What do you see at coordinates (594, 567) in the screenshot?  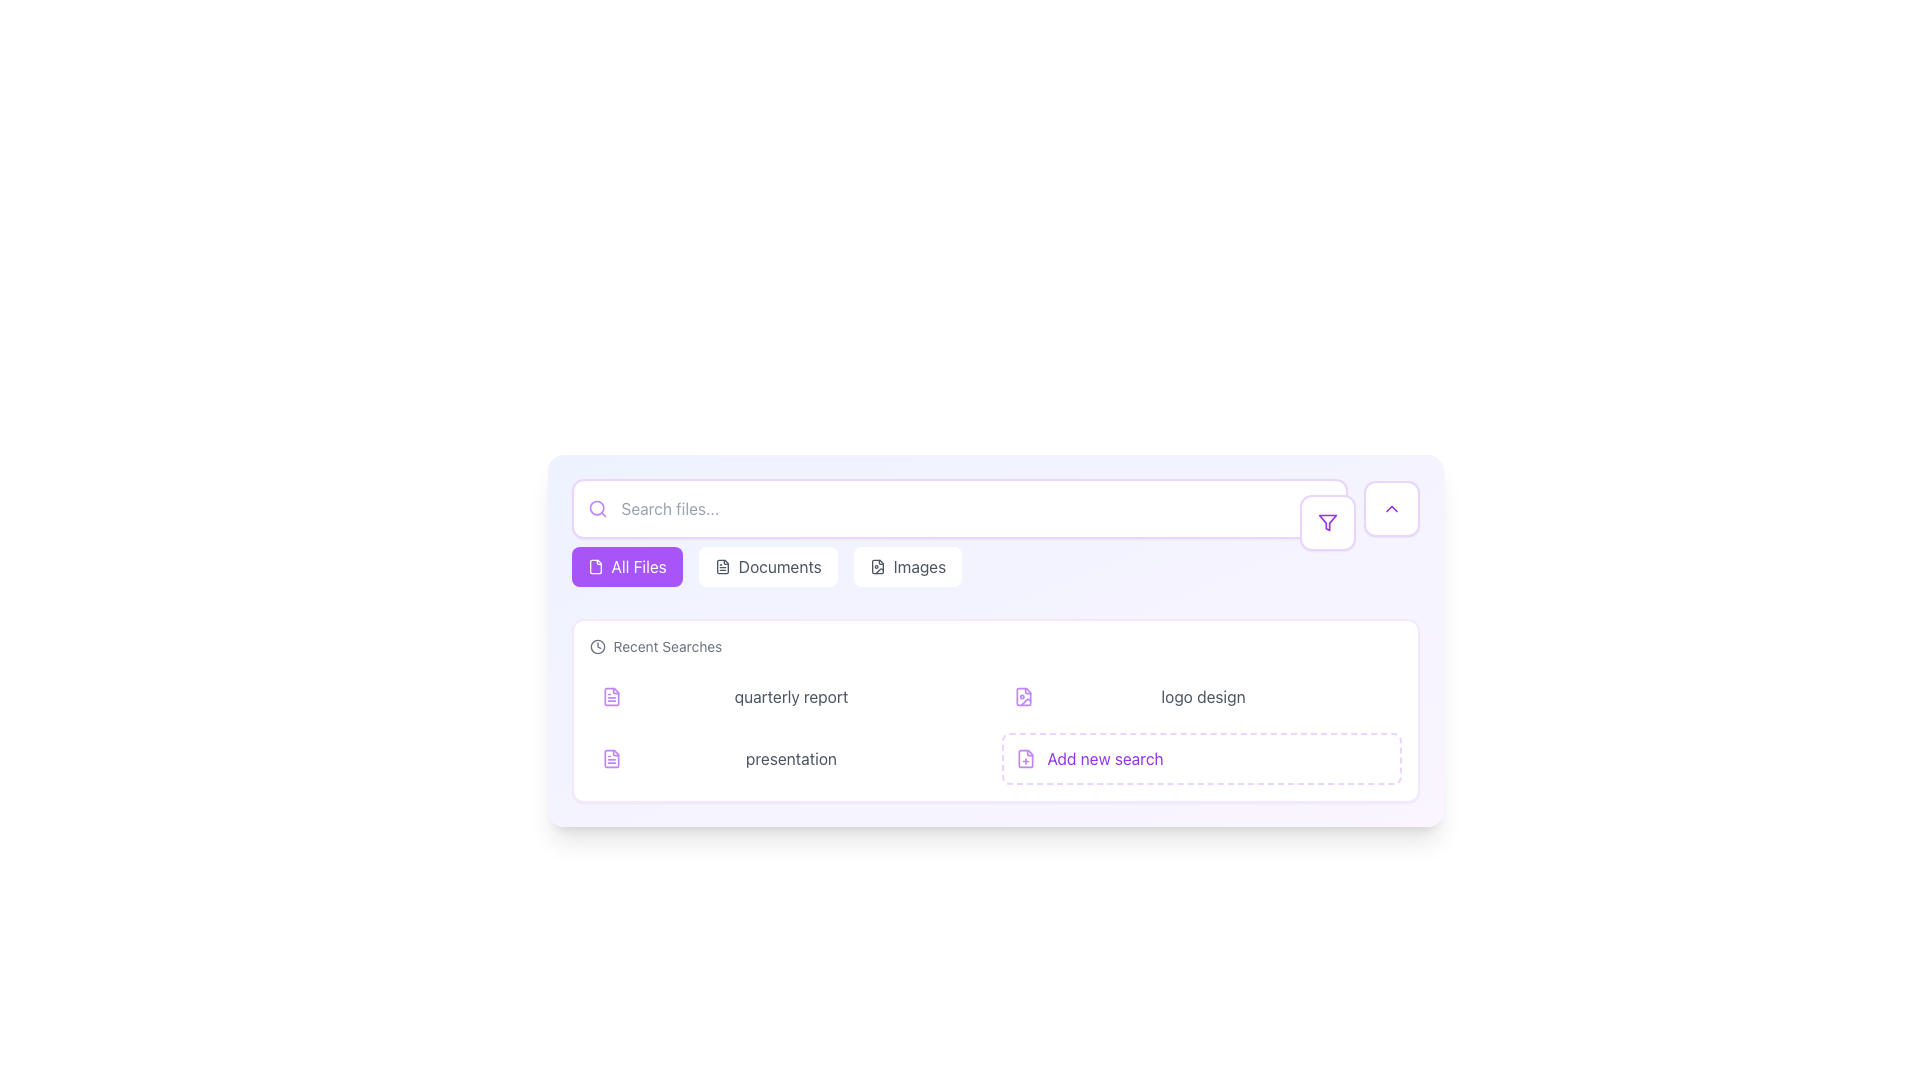 I see `the 'All Files' button, which is represented by the icon located to the left of the text 'All Files' at the top left of the content section` at bounding box center [594, 567].